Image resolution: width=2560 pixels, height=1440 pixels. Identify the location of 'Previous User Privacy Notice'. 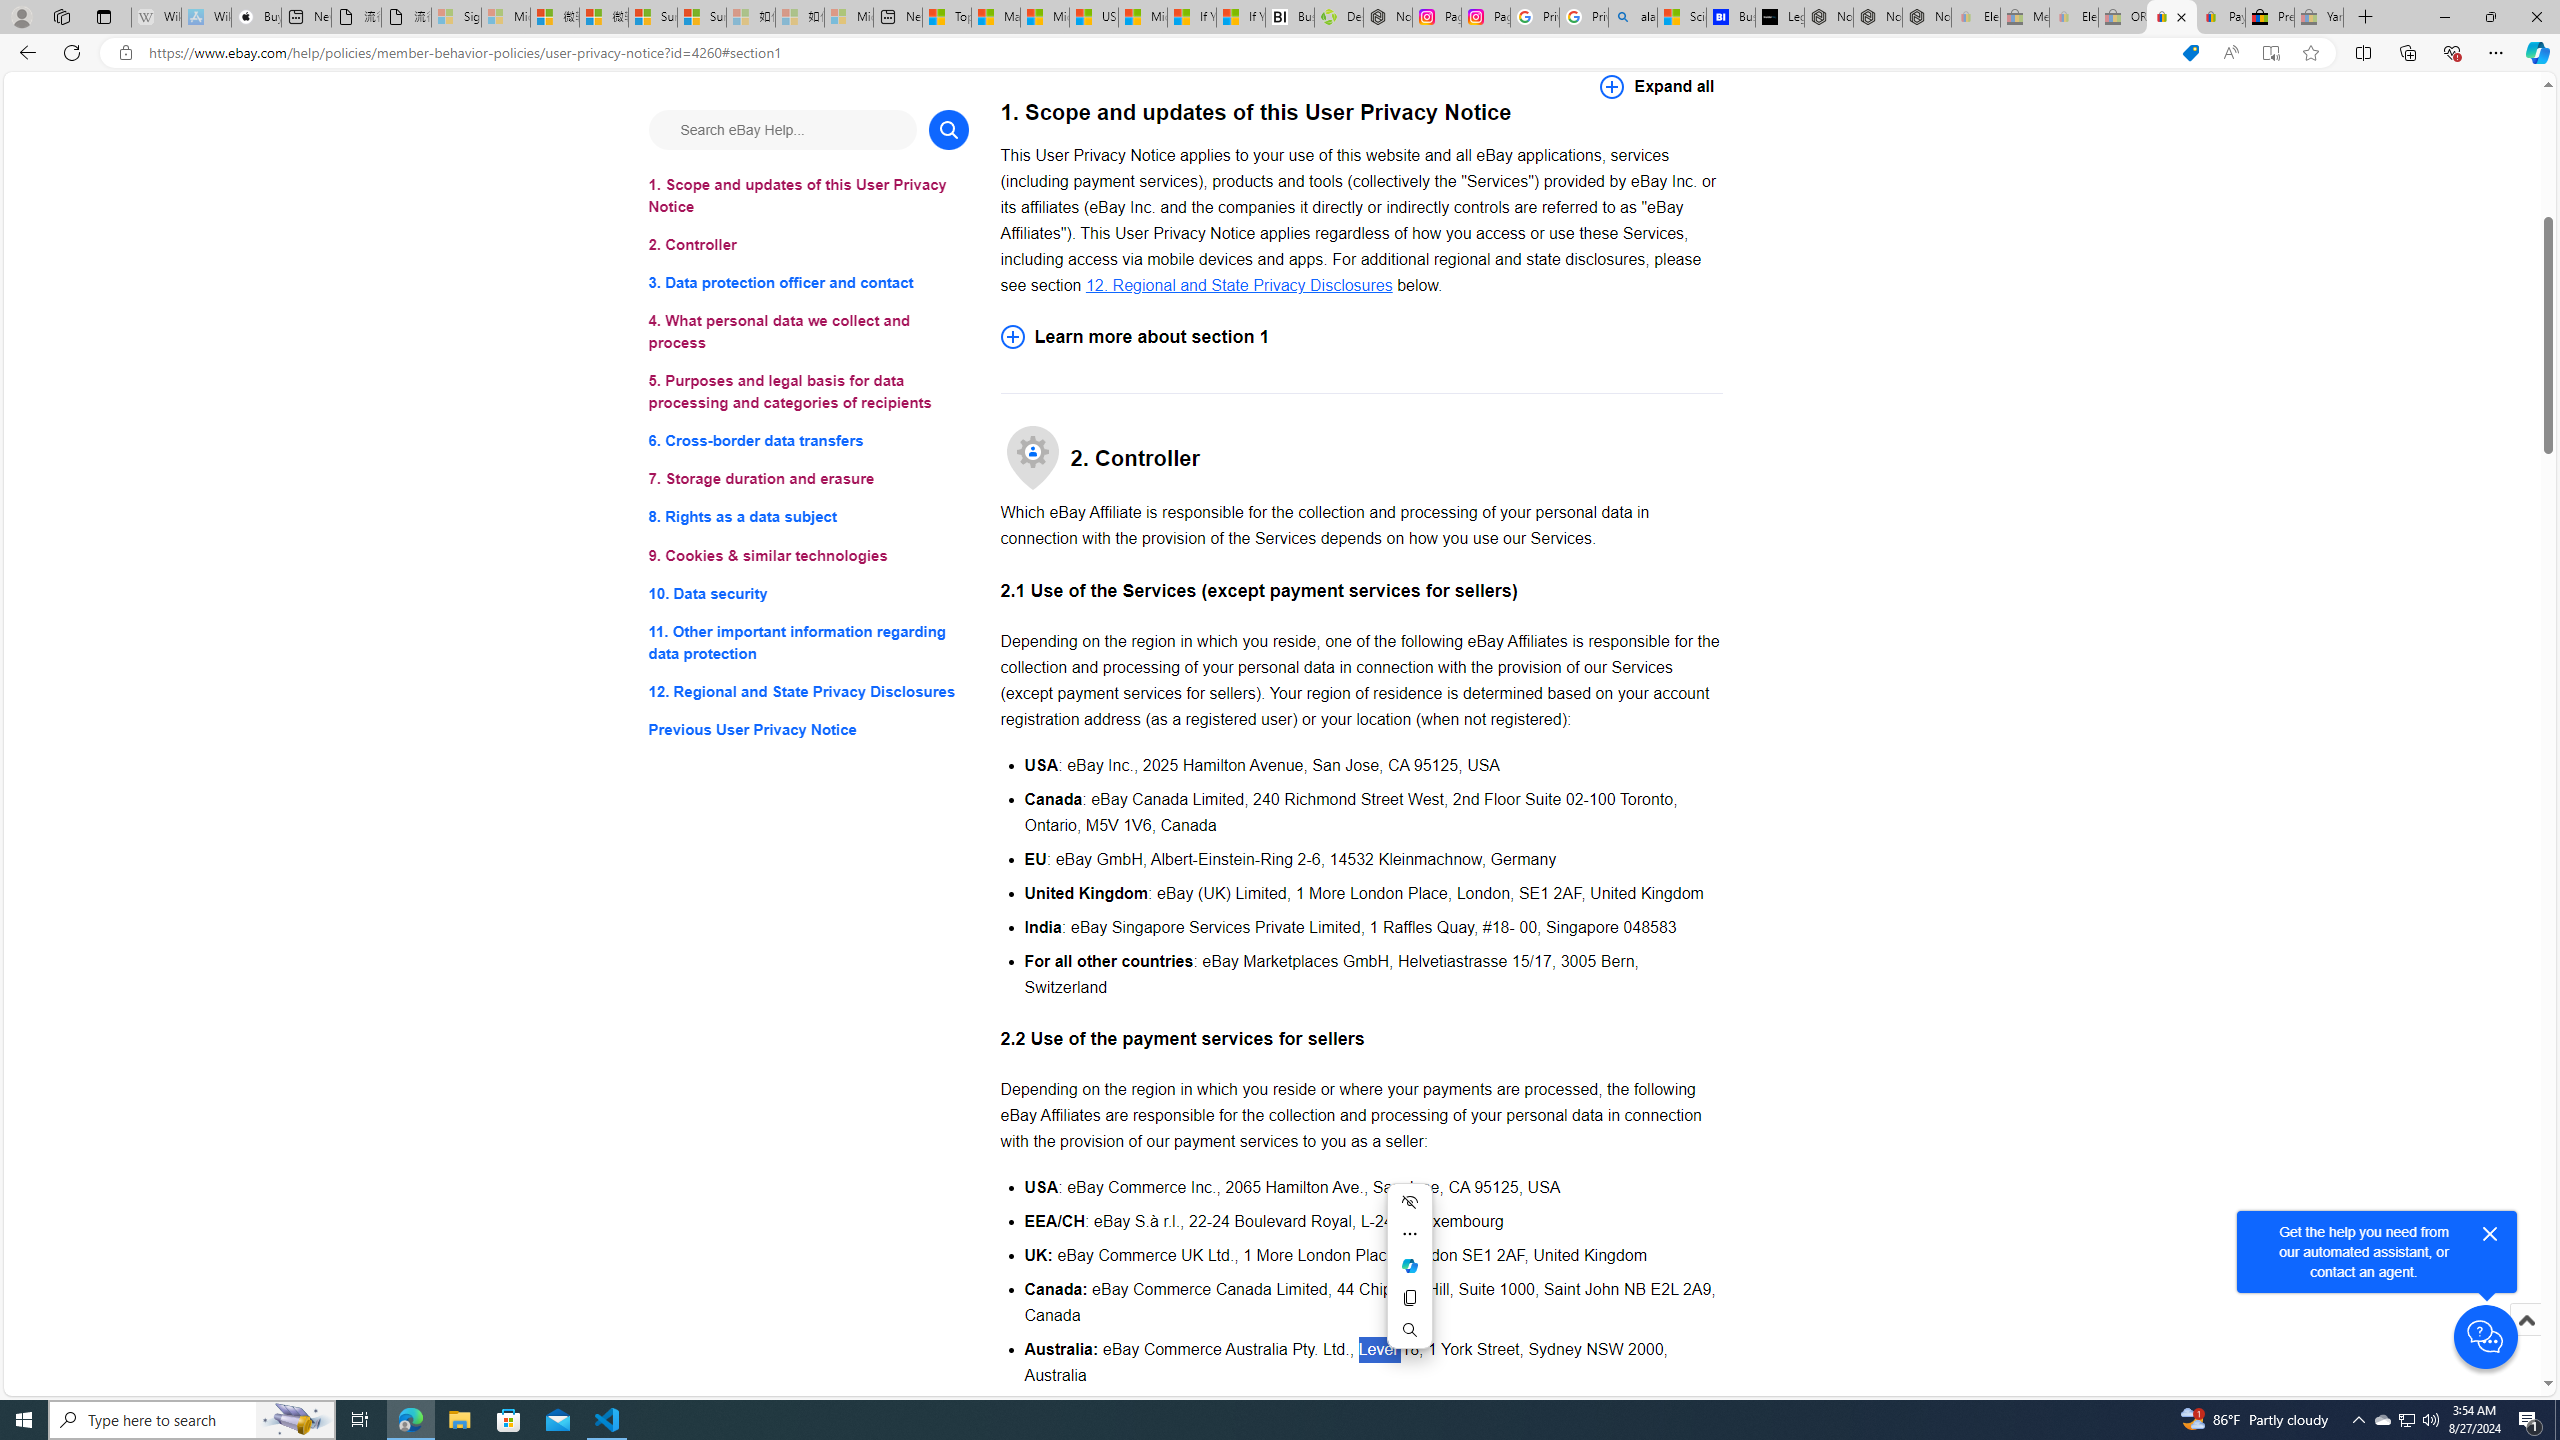
(807, 729).